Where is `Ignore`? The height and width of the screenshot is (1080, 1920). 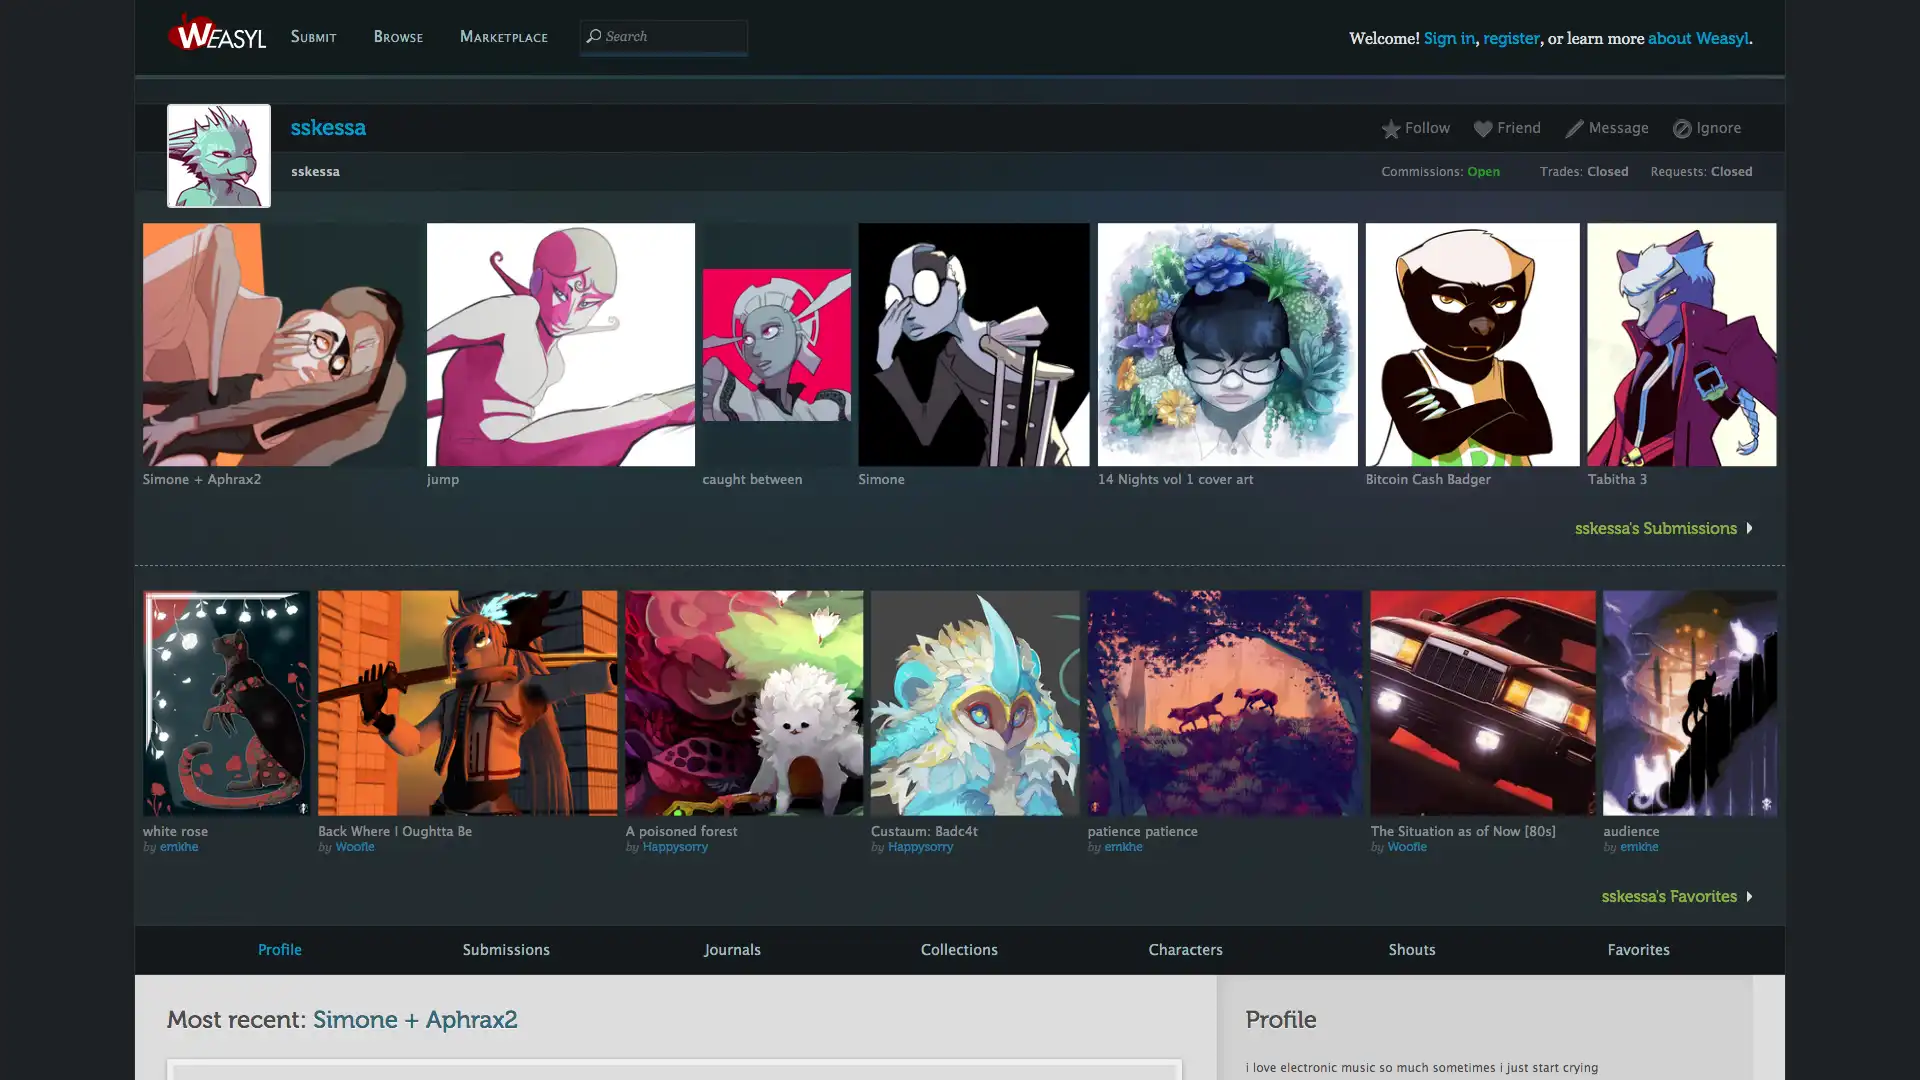 Ignore is located at coordinates (1705, 127).